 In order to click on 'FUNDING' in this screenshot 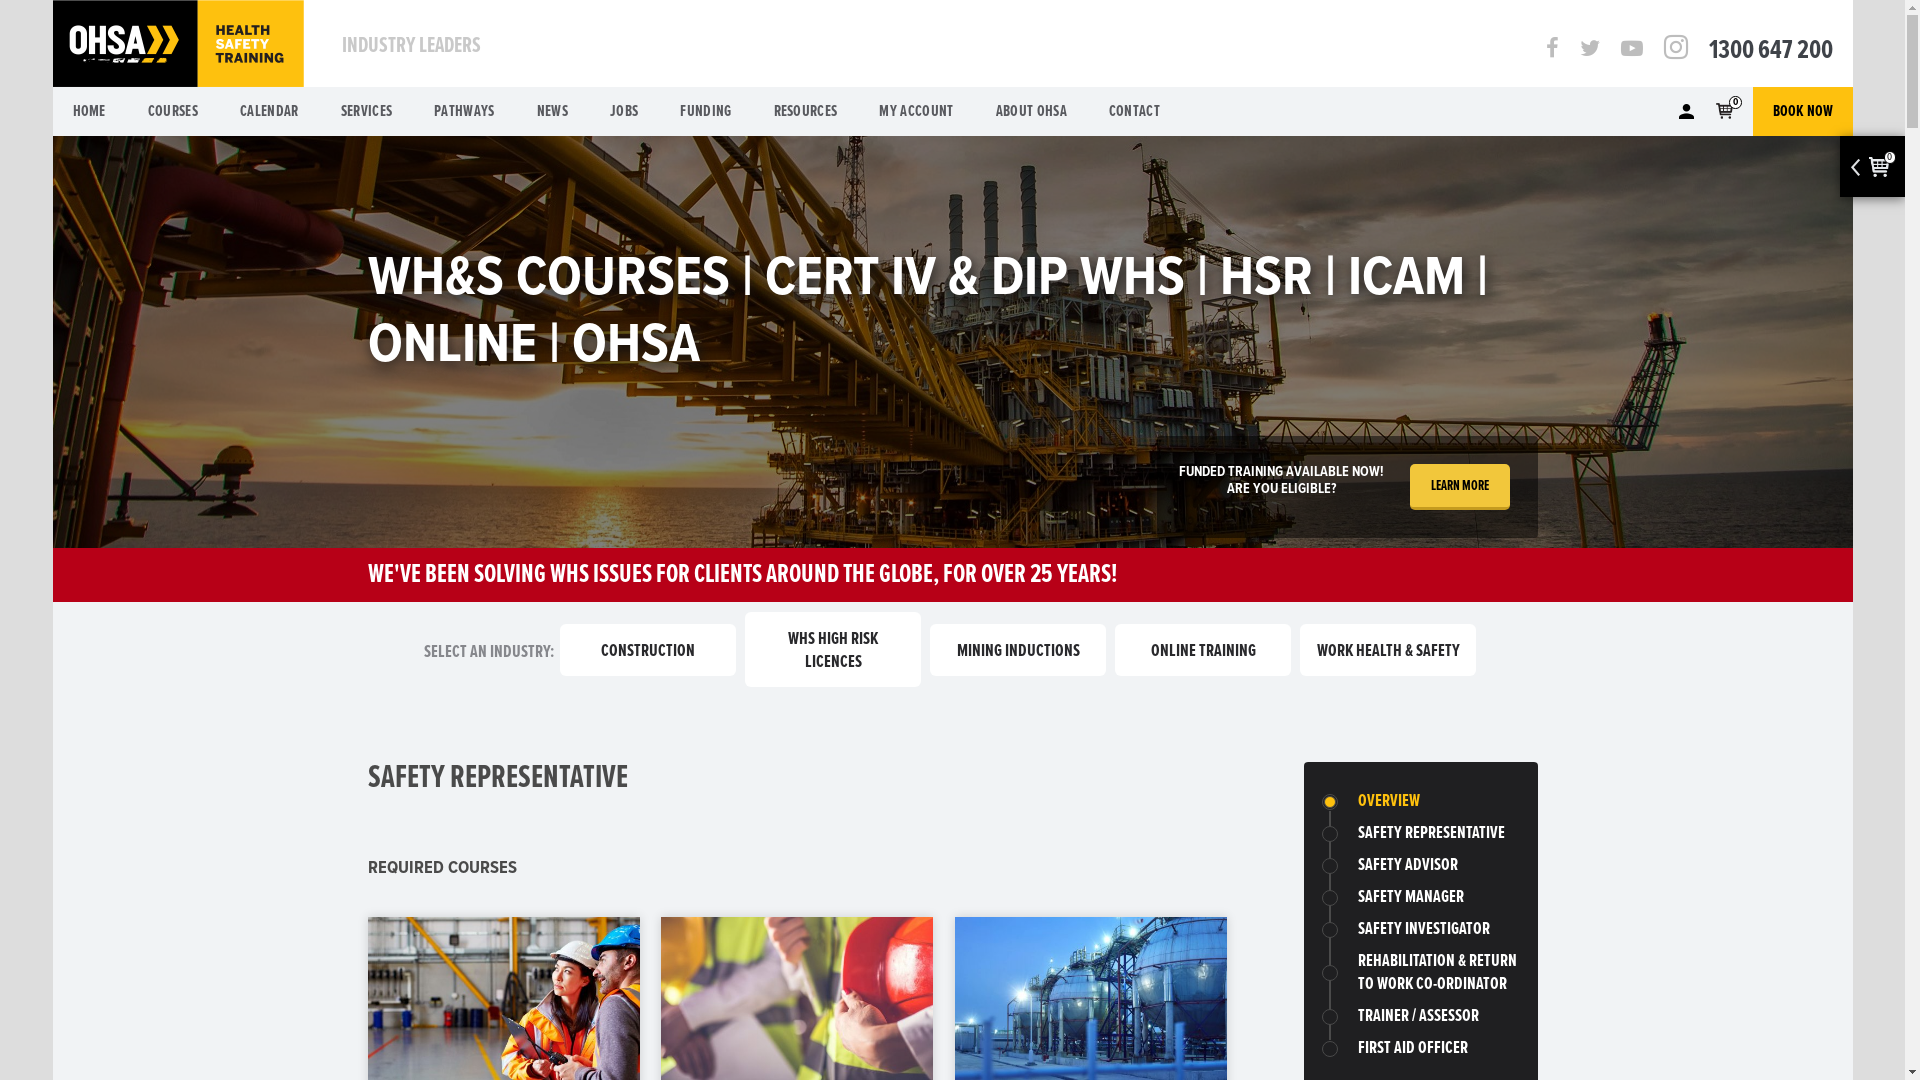, I will do `click(705, 111)`.